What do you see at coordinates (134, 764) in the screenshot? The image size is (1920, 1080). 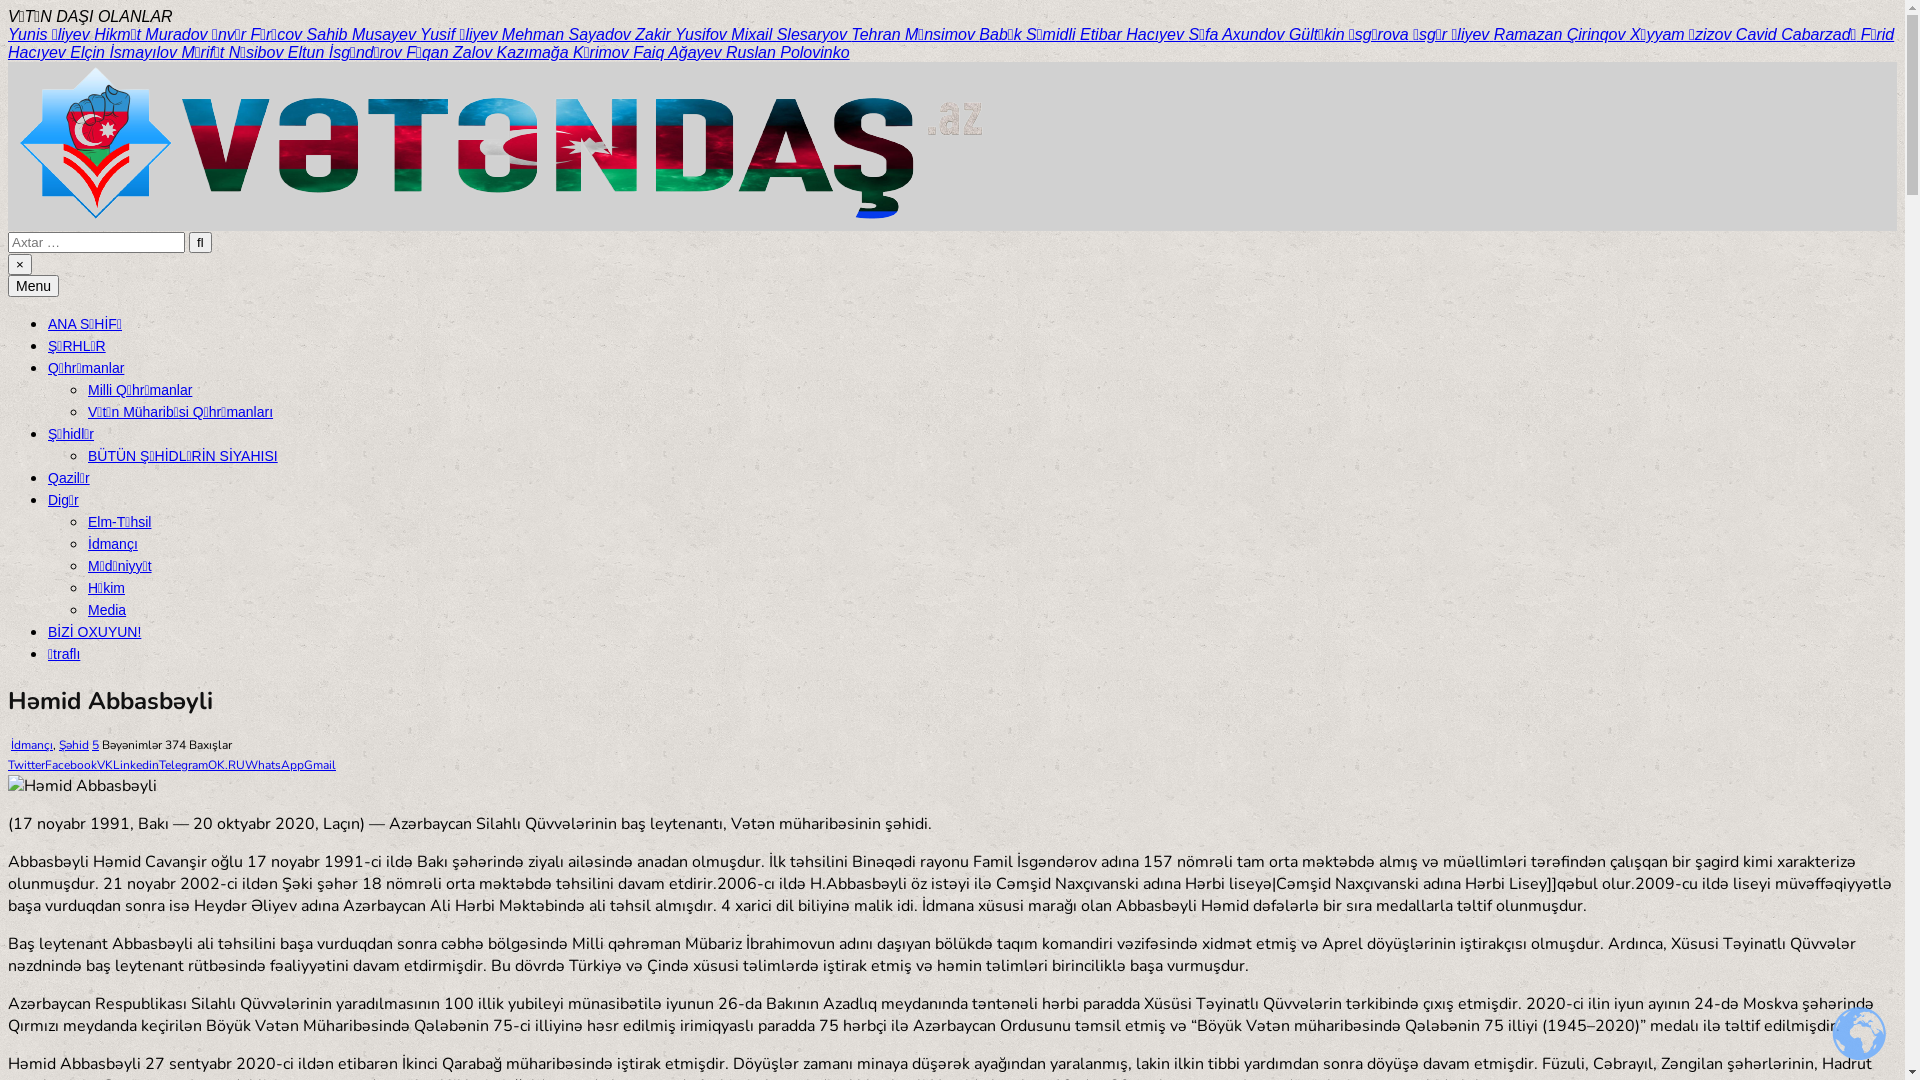 I see `'Linkedin'` at bounding box center [134, 764].